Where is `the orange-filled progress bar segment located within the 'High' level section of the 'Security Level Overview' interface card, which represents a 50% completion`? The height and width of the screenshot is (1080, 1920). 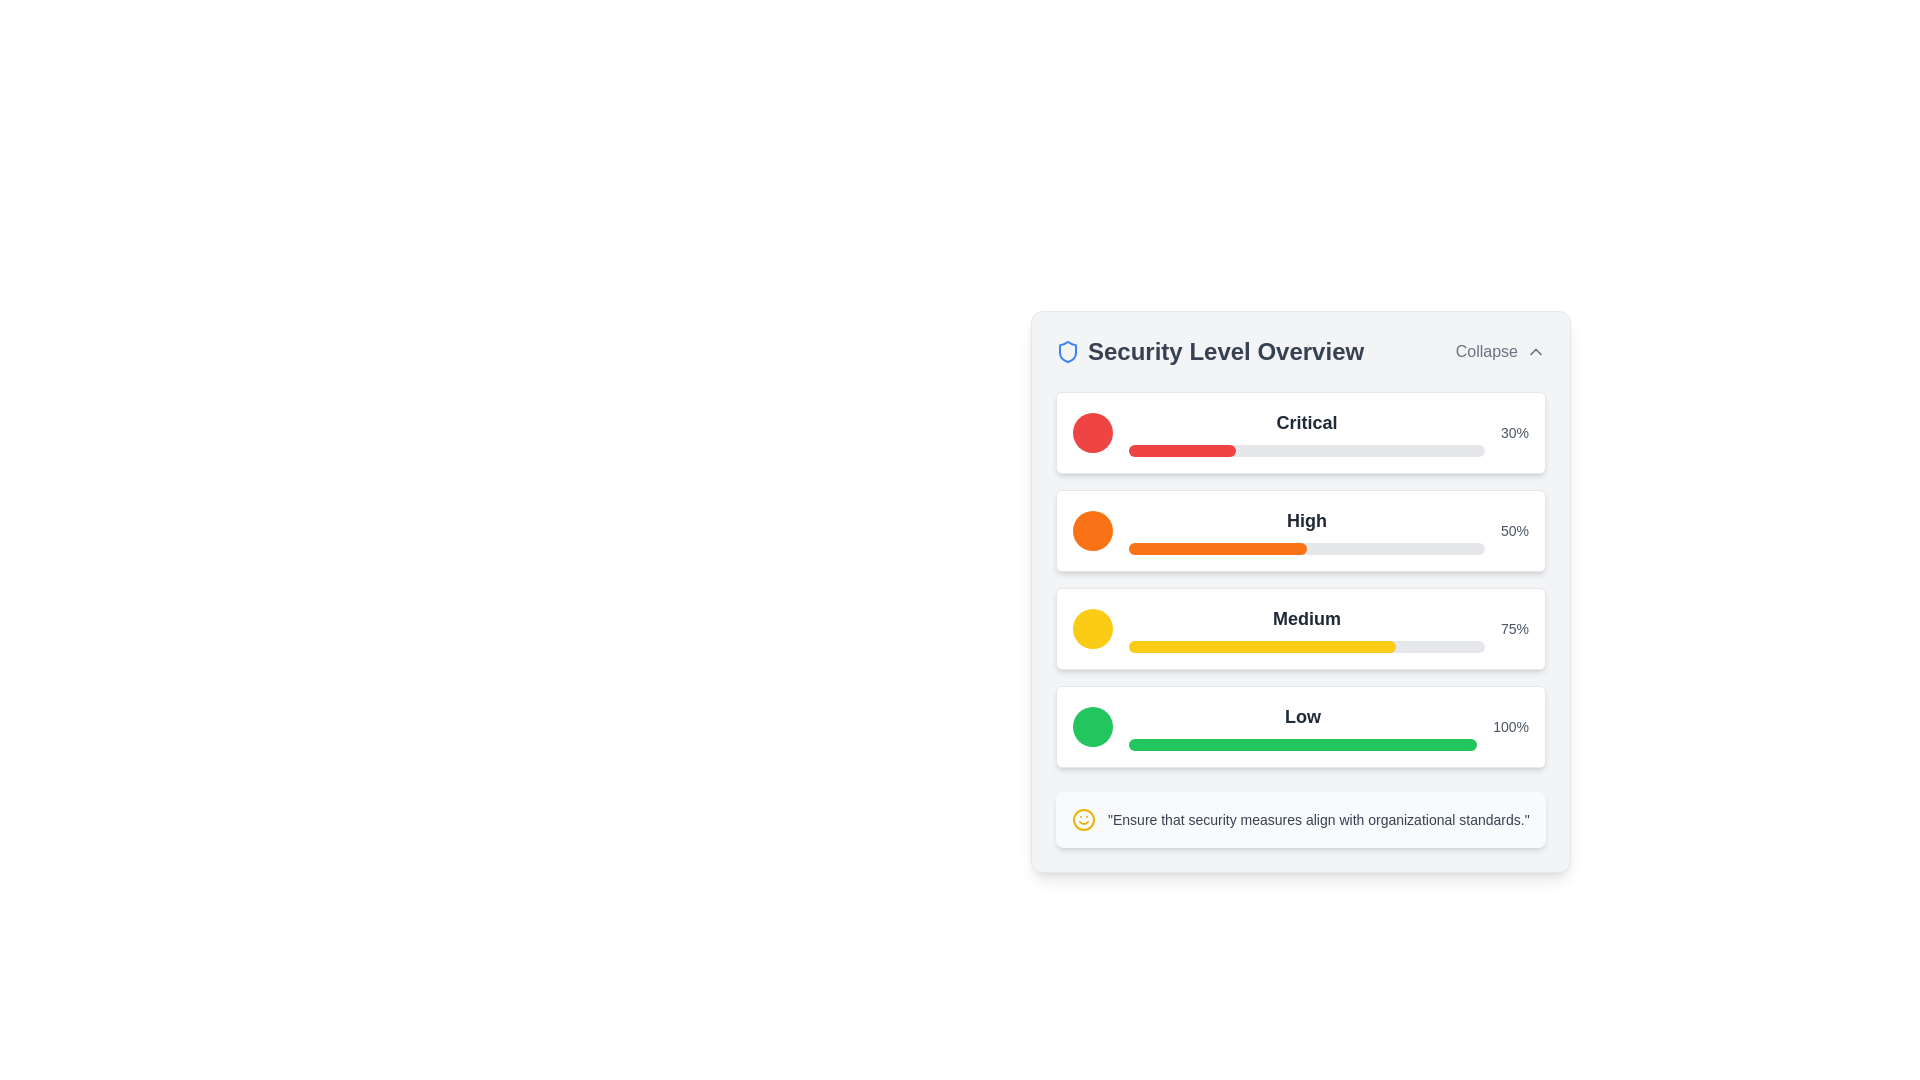
the orange-filled progress bar segment located within the 'High' level section of the 'Security Level Overview' interface card, which represents a 50% completion is located at coordinates (1217, 548).